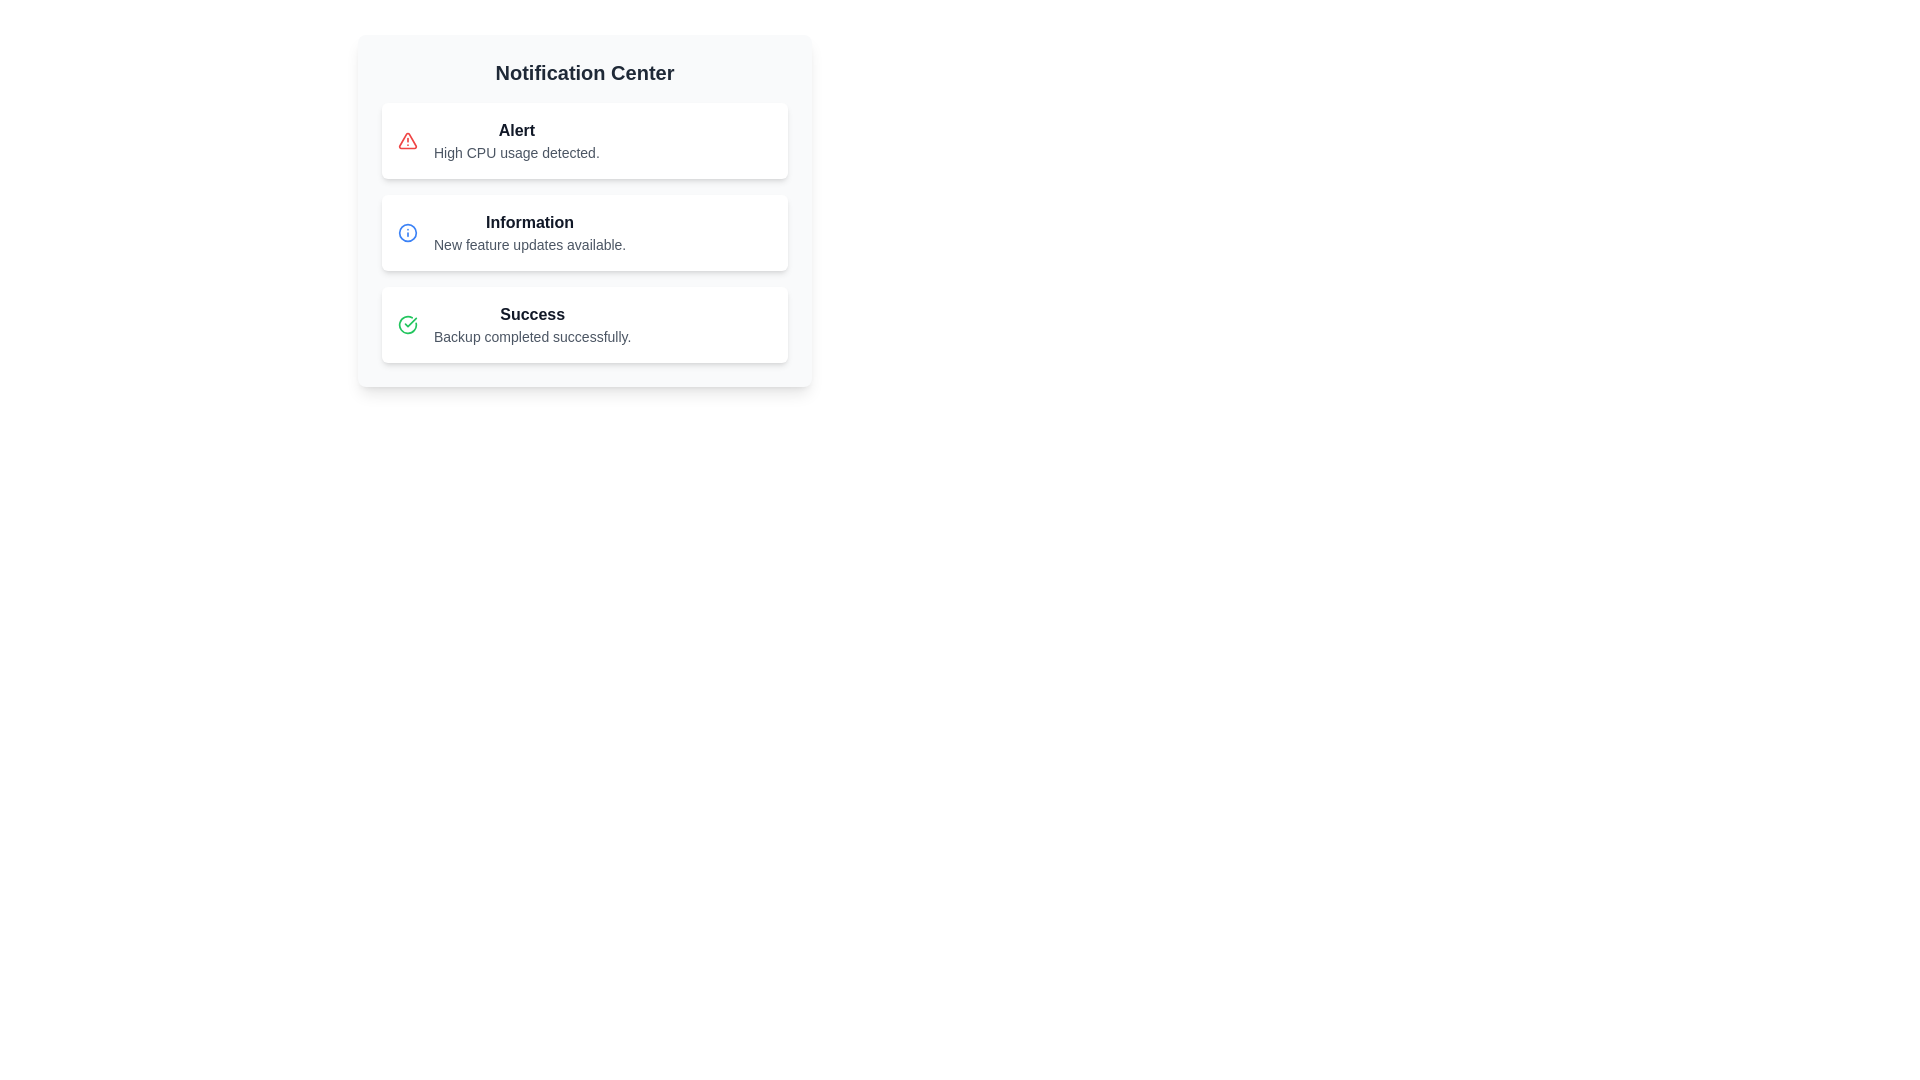  Describe the element at coordinates (584, 72) in the screenshot. I see `the 'Notification Center' text label, which is styled in bold with a larger font size and displayed in dark gray at the top of a white-framed card layout` at that location.